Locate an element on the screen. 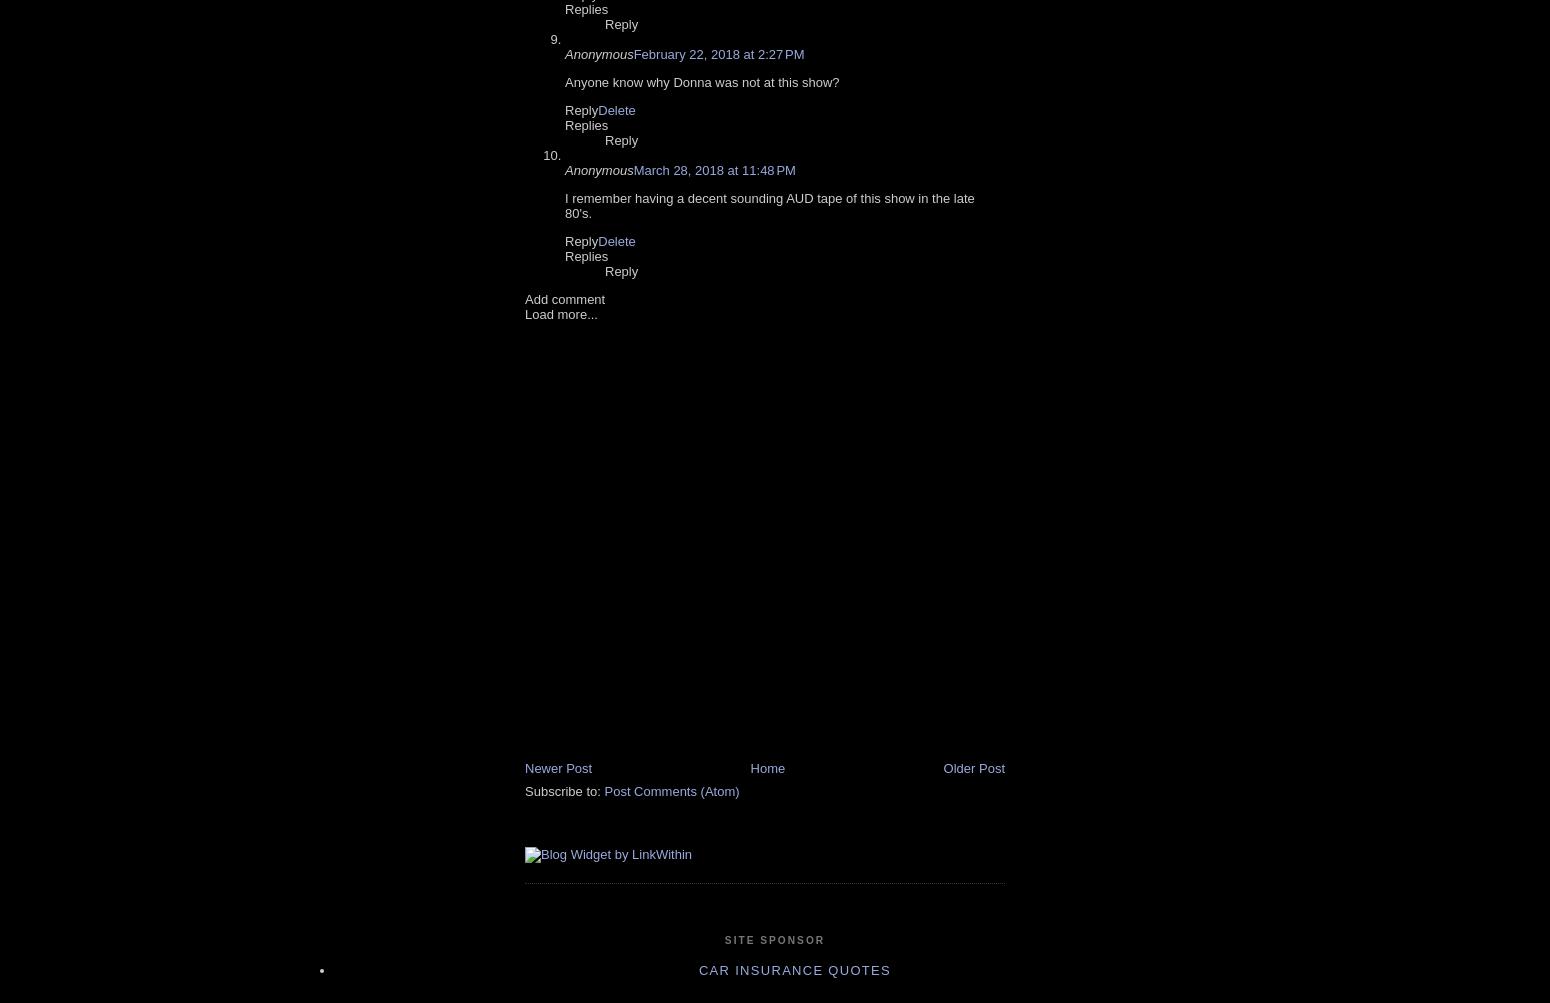 The image size is (1550, 1003). 'Add comment' is located at coordinates (523, 298).